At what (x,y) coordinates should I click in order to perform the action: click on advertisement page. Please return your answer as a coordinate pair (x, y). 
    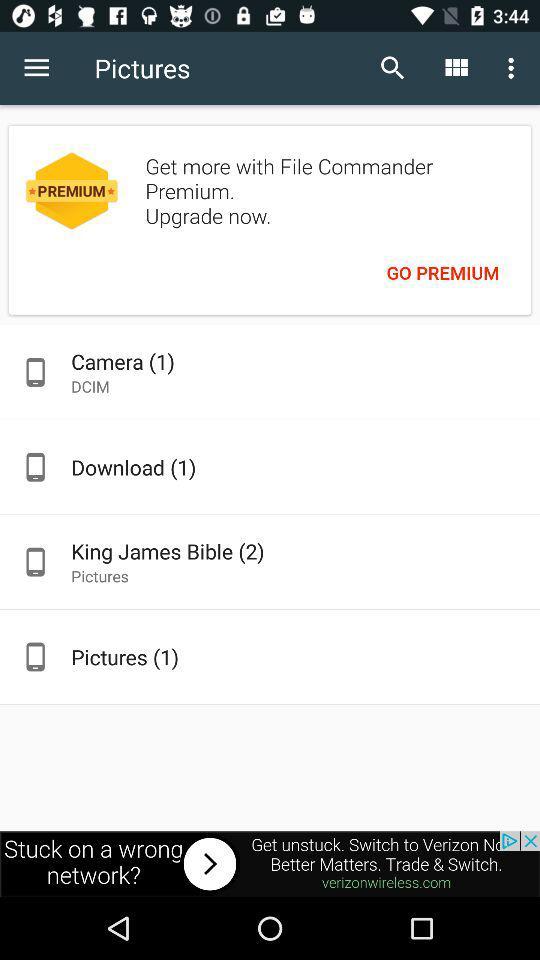
    Looking at the image, I should click on (270, 863).